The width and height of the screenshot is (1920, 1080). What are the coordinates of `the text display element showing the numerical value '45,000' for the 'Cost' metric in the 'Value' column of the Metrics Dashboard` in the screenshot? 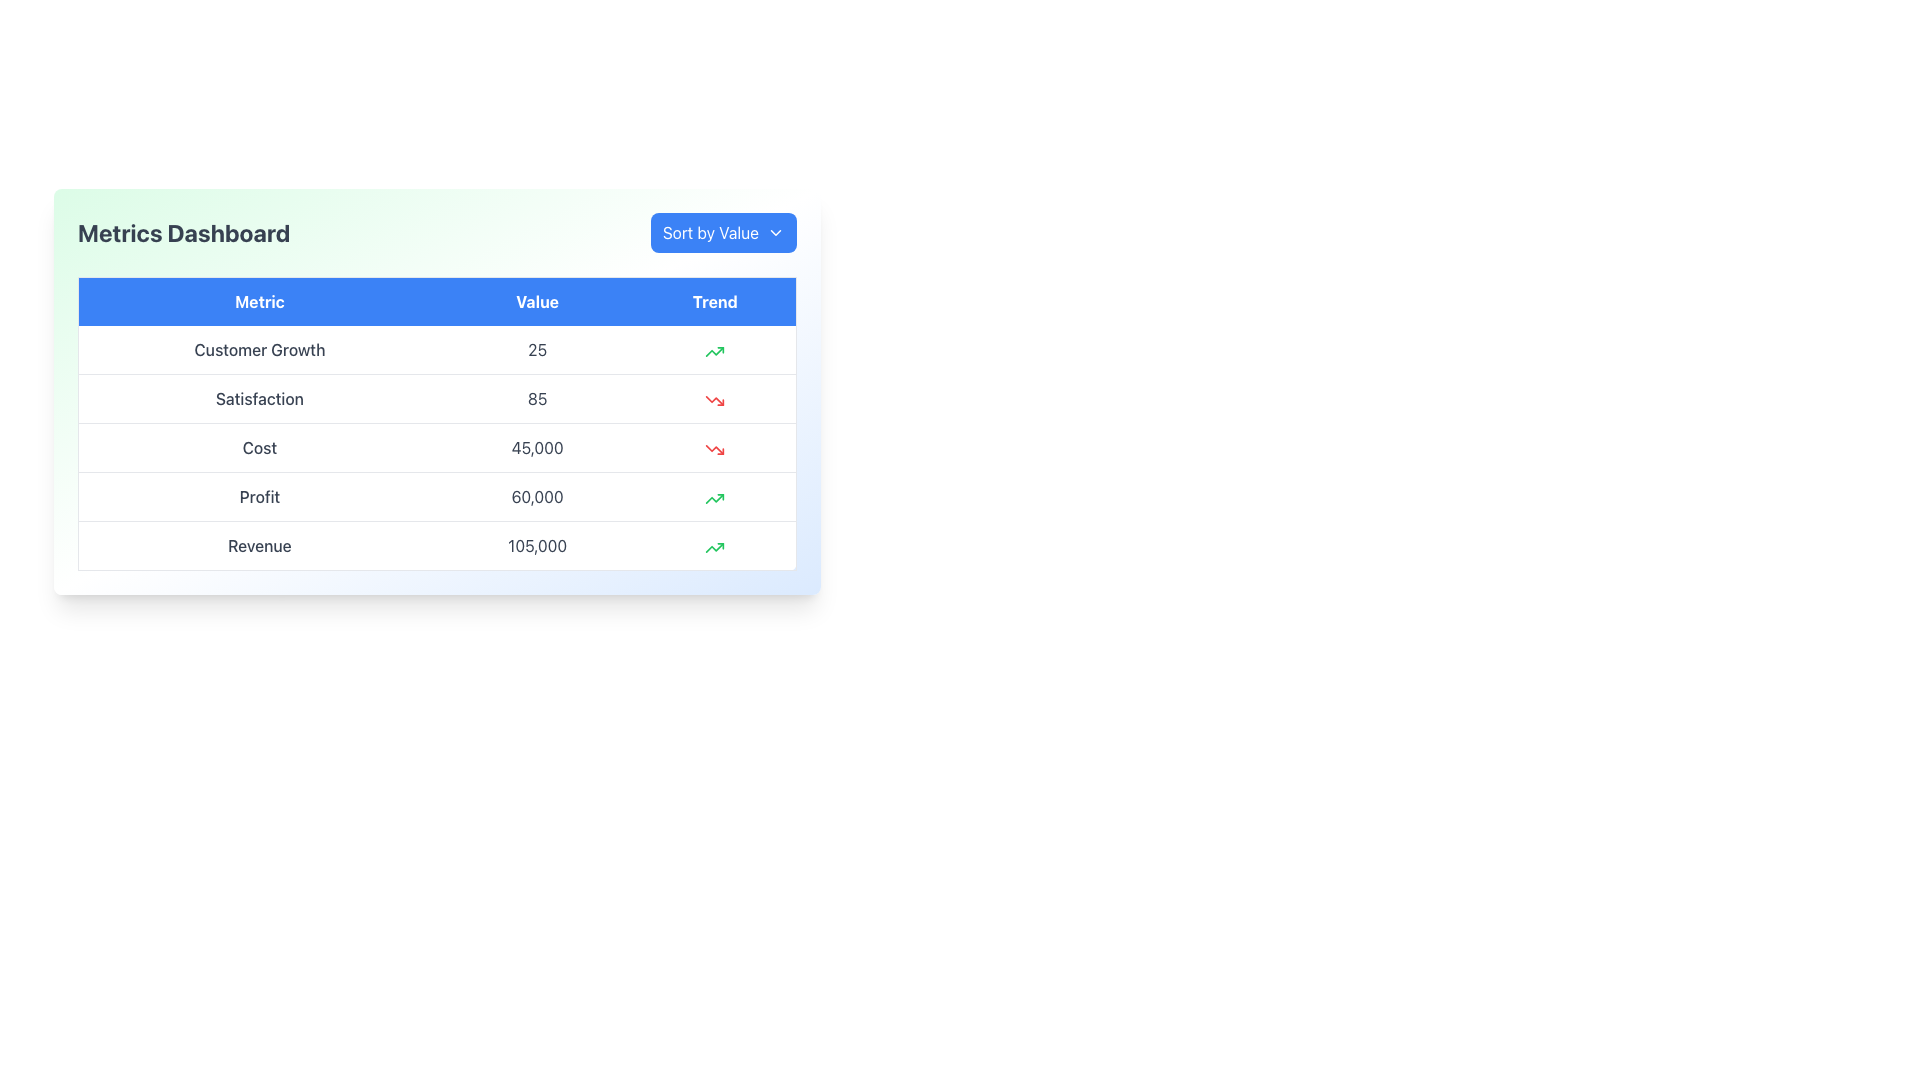 It's located at (537, 446).